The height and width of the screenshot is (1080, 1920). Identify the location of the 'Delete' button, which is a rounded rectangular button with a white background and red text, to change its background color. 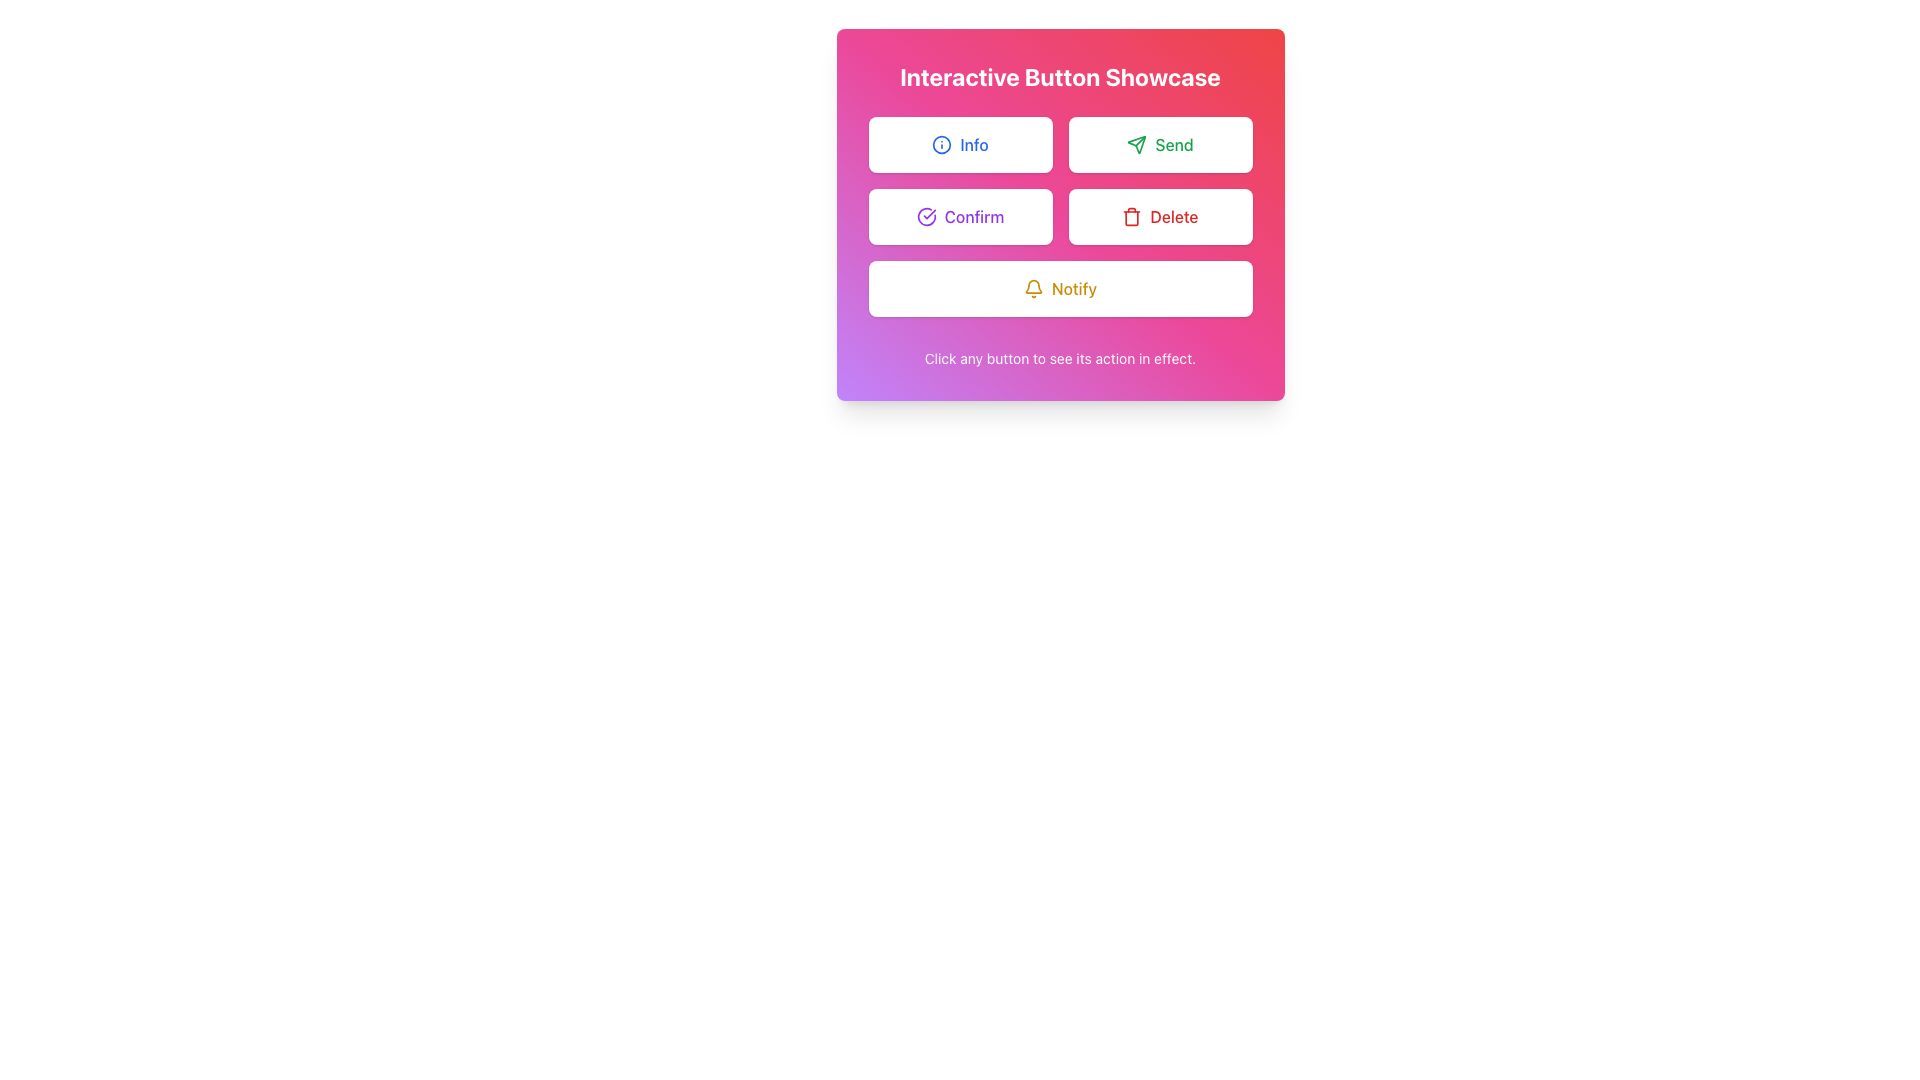
(1160, 216).